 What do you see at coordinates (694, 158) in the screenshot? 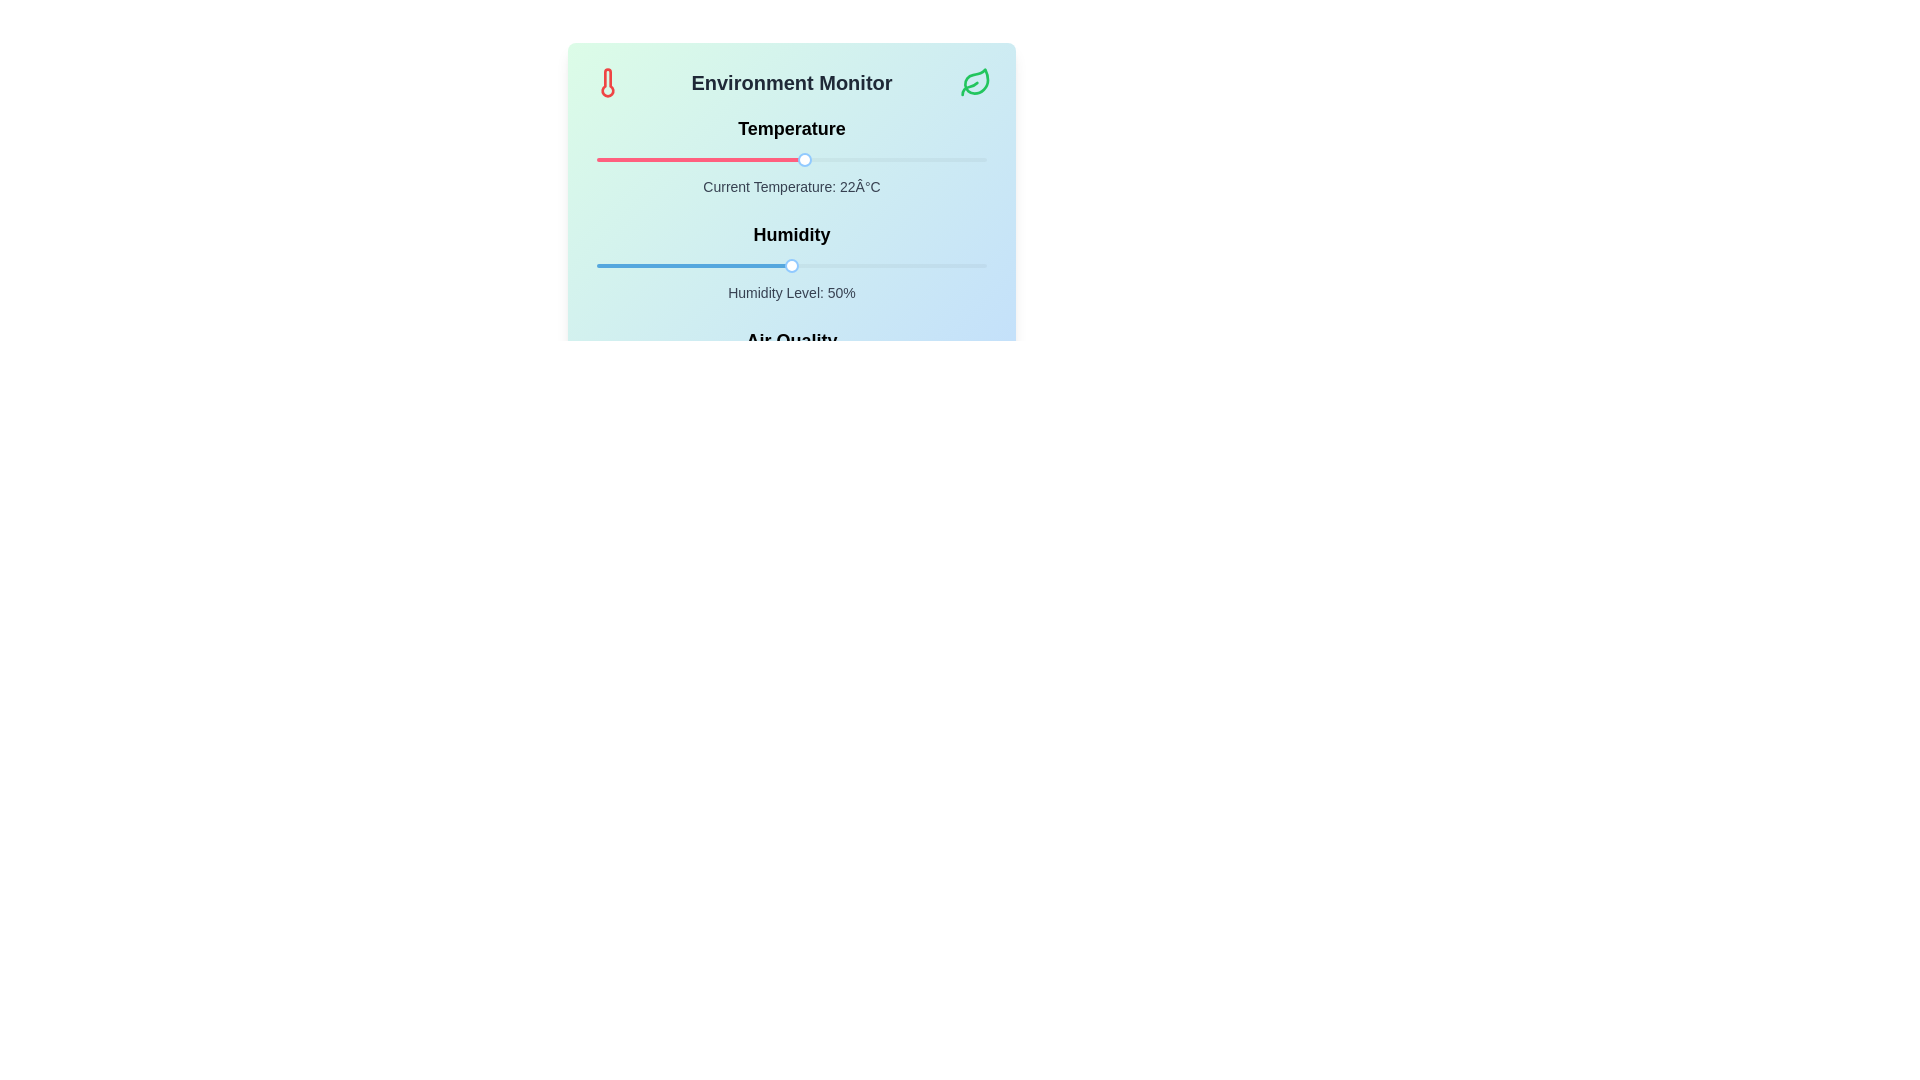
I see `the temperature` at bounding box center [694, 158].